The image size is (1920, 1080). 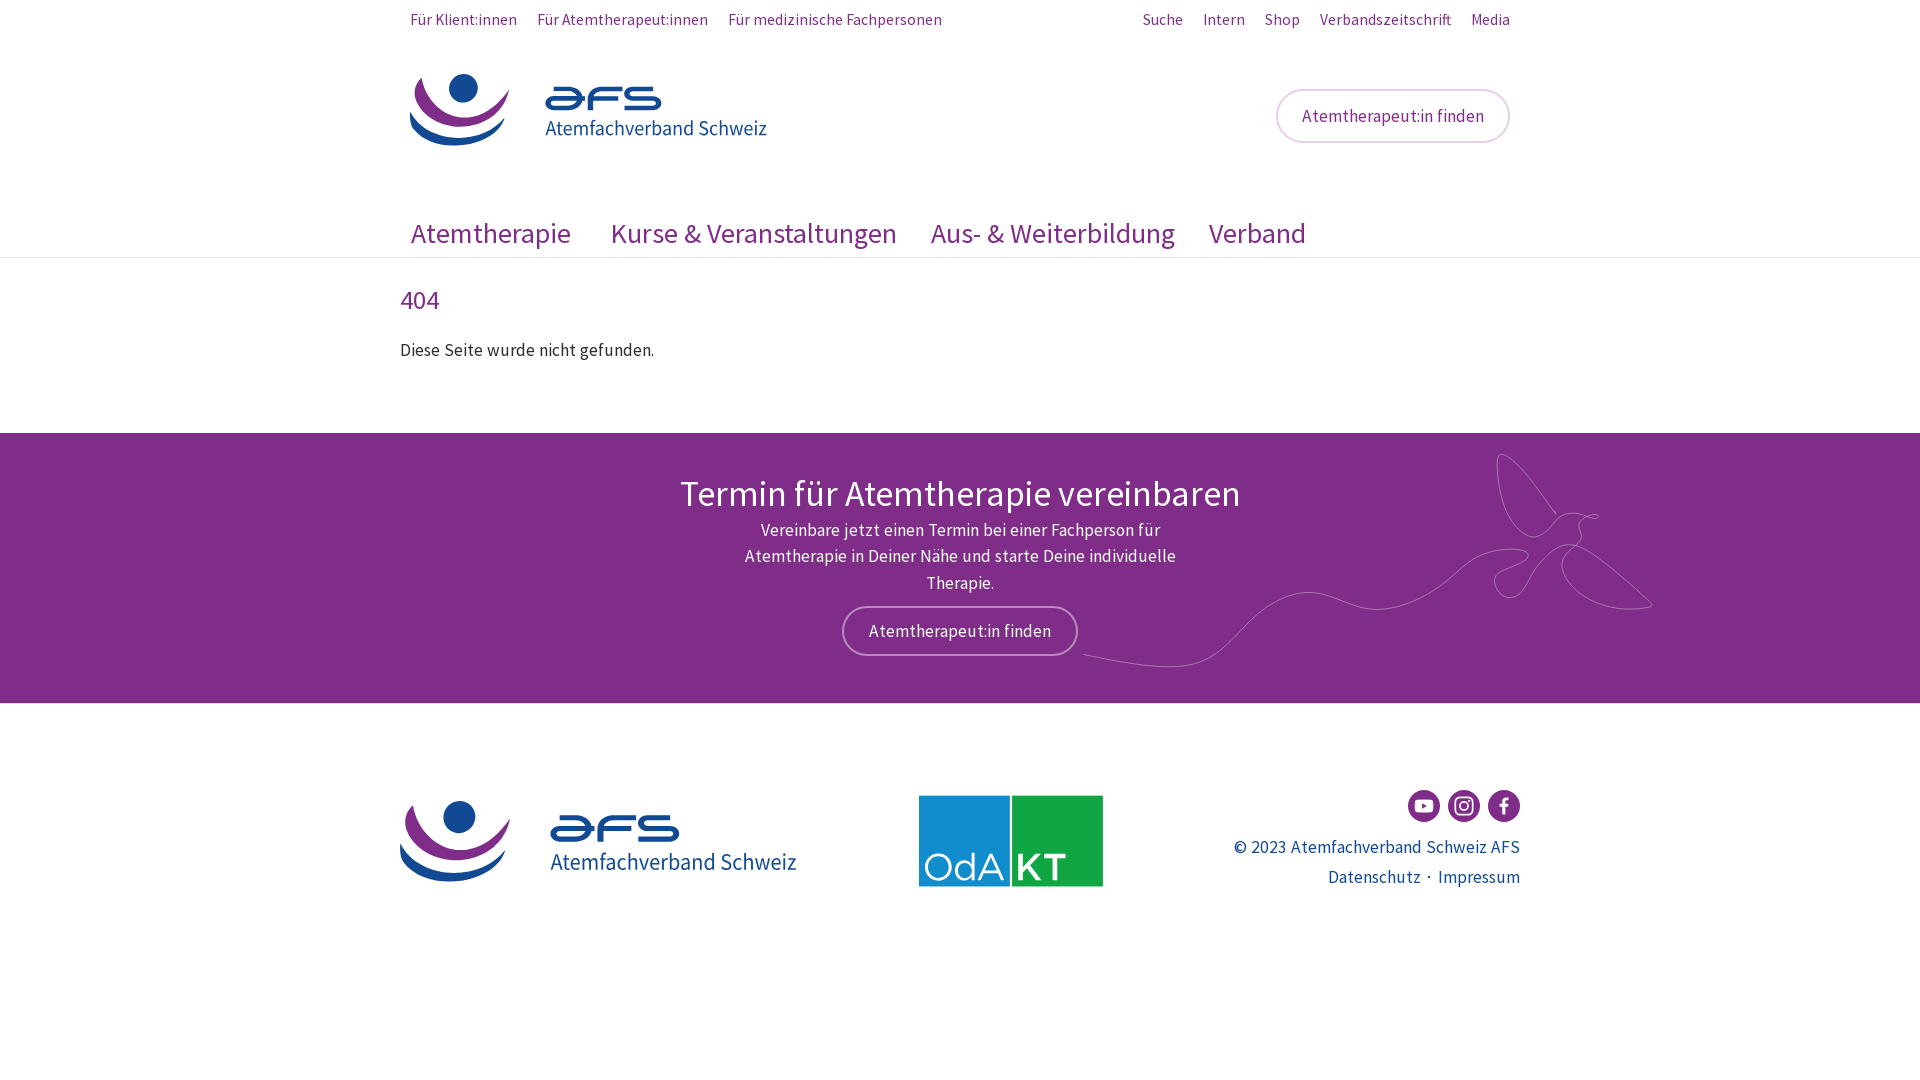 I want to click on 'Atemtherapeut:in finden', so click(x=960, y=631).